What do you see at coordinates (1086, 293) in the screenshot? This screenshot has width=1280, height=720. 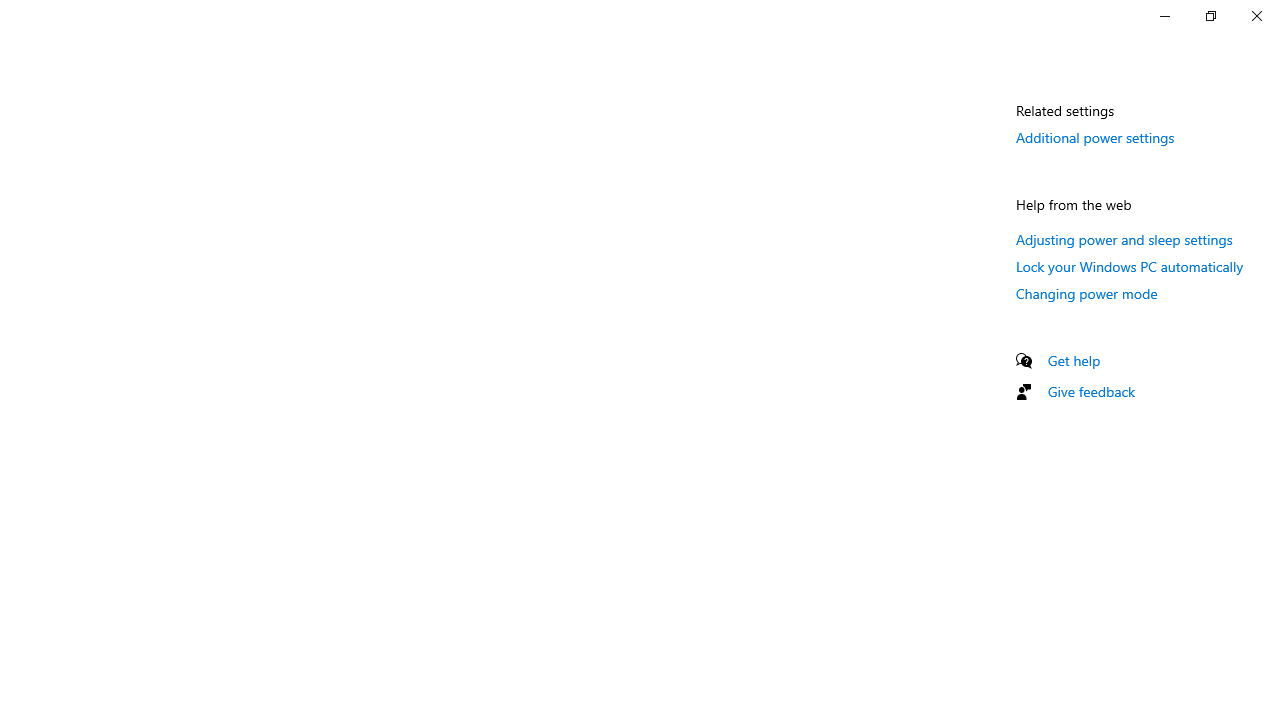 I see `'Changing power mode'` at bounding box center [1086, 293].